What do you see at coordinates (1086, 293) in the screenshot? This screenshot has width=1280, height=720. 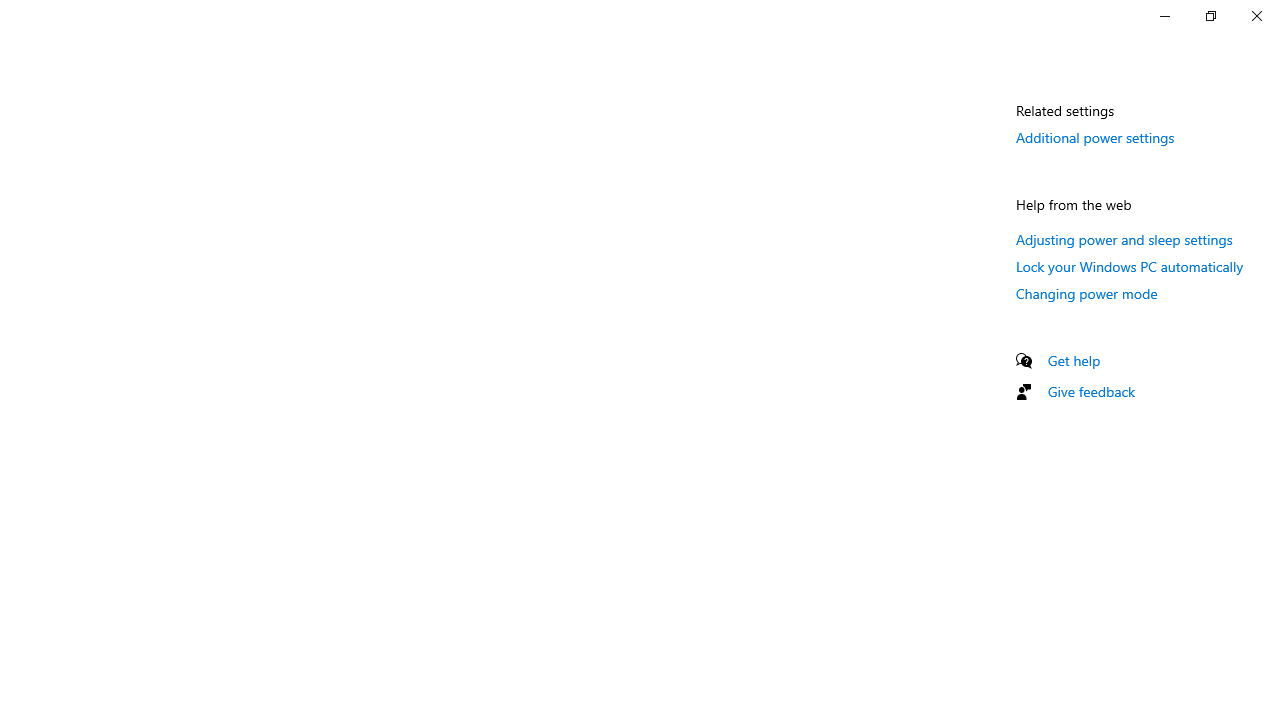 I see `'Changing power mode'` at bounding box center [1086, 293].